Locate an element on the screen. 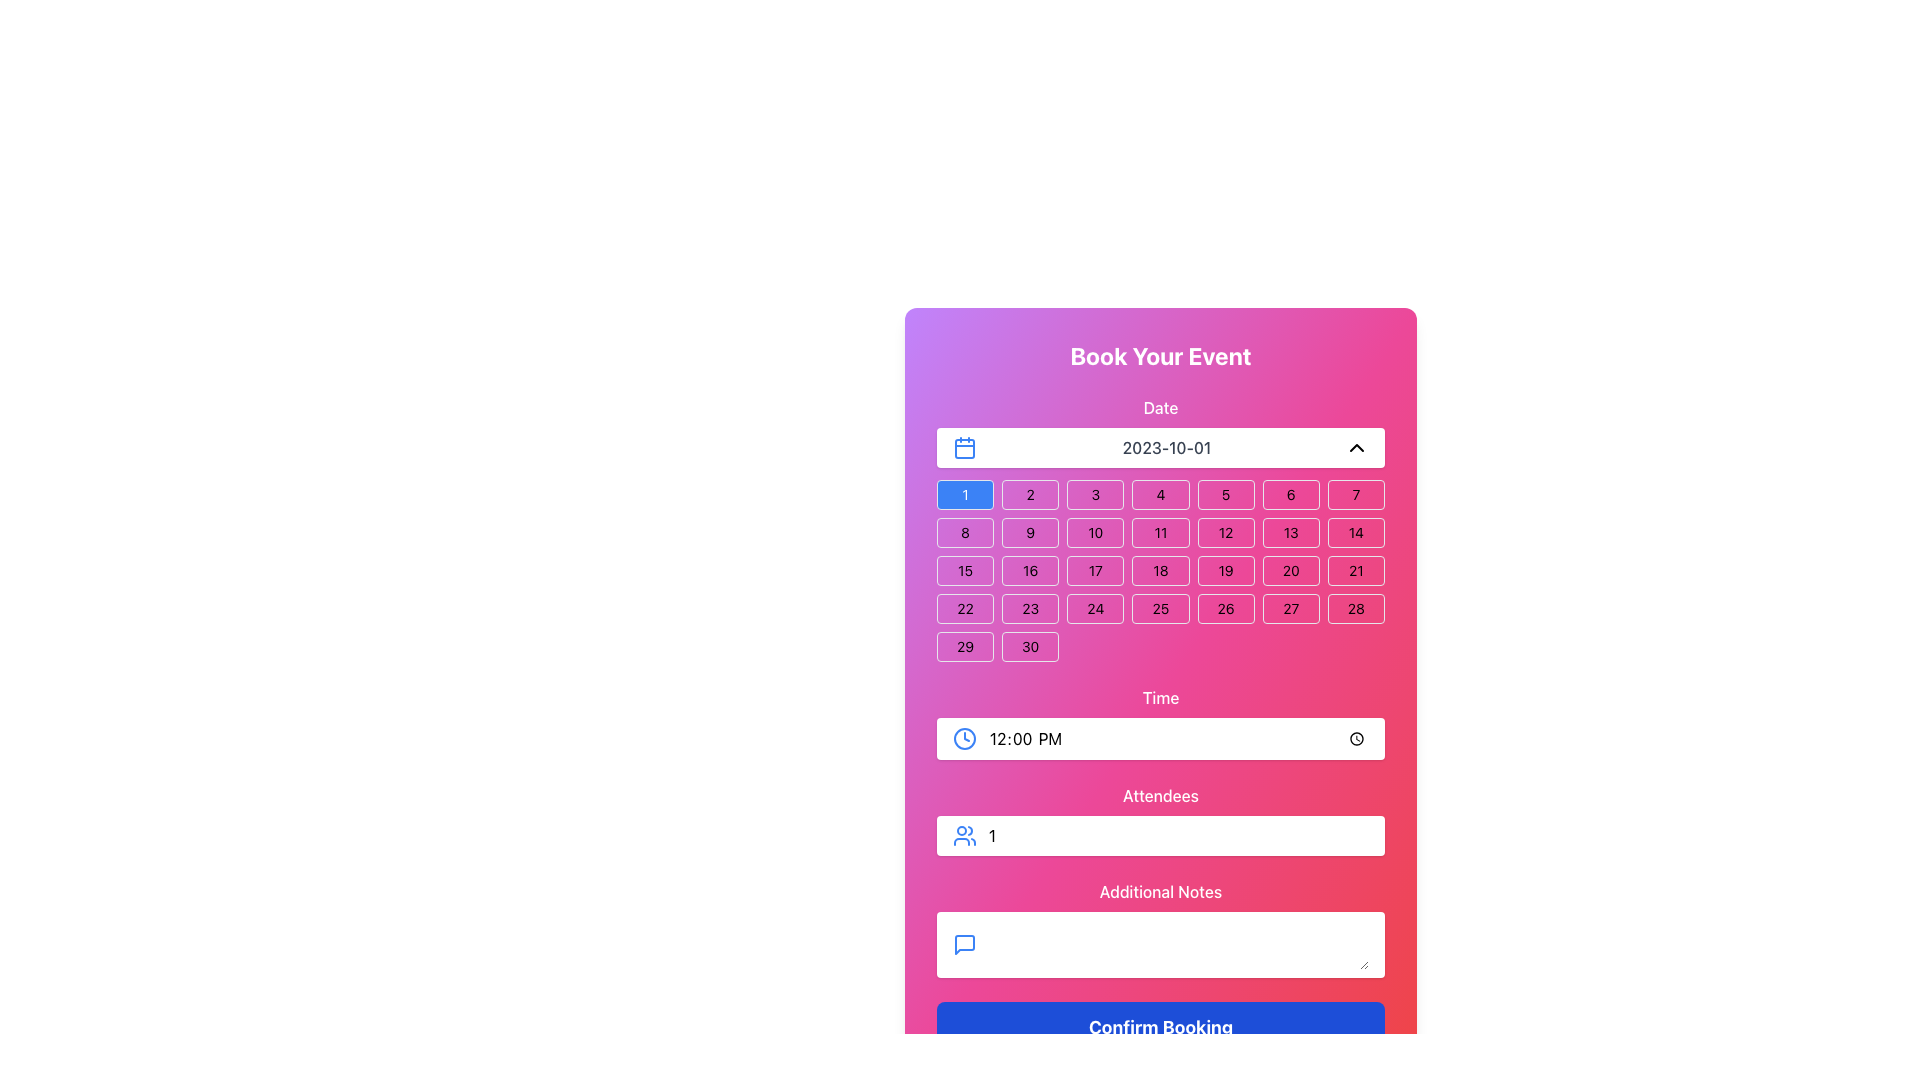  the date in the calendar grid is located at coordinates (1161, 570).